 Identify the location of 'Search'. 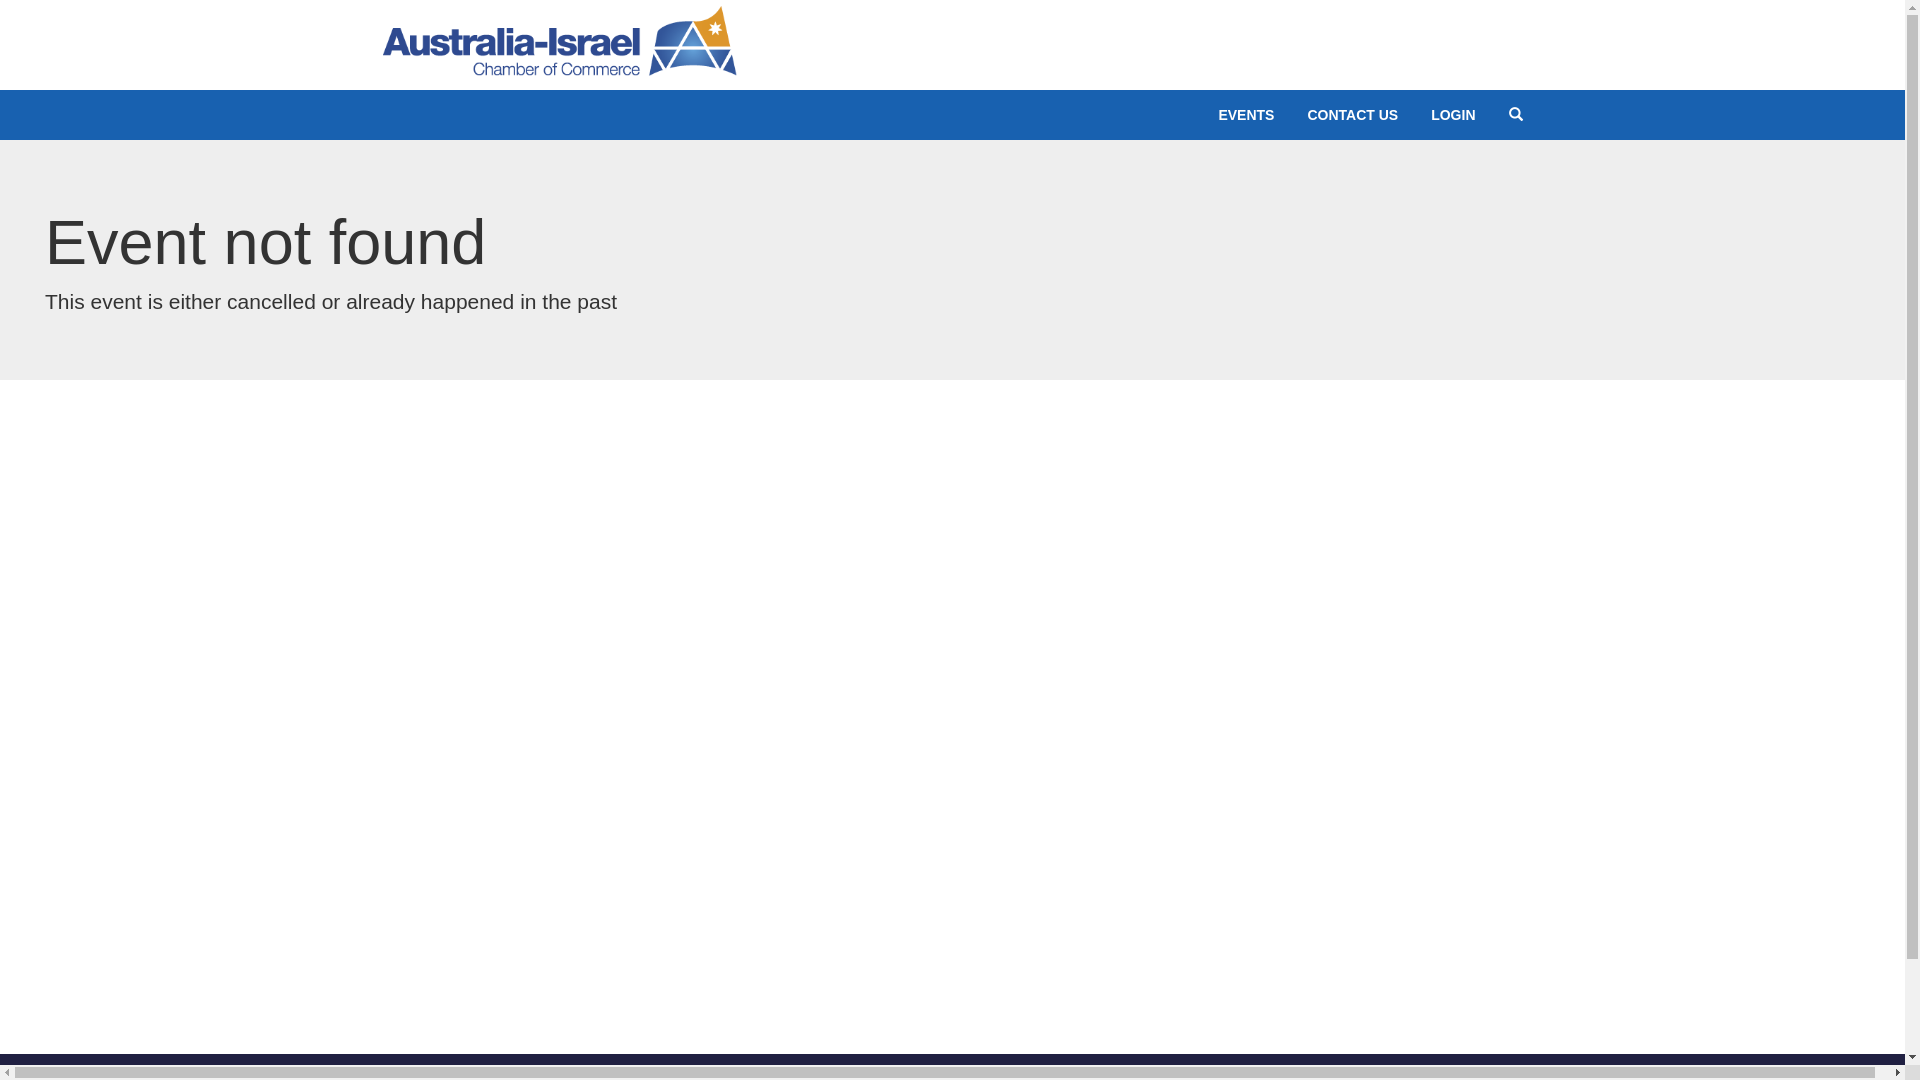
(1516, 115).